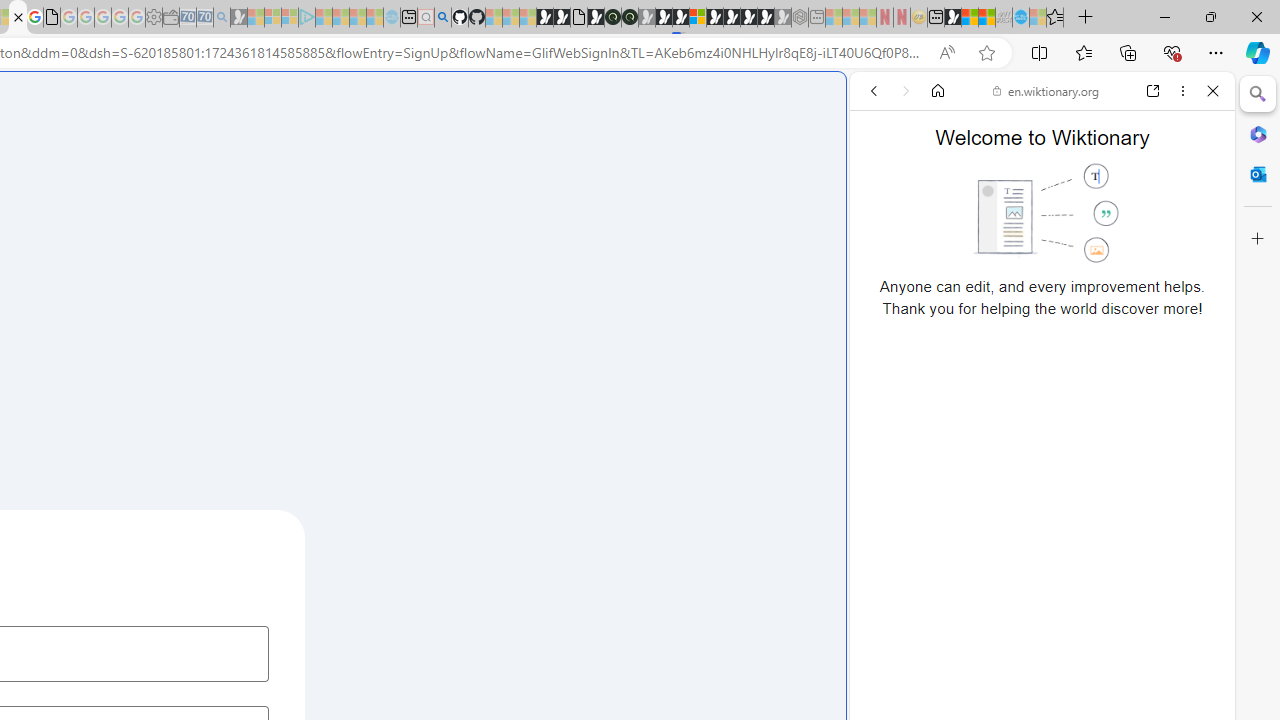  Describe the element at coordinates (844, 102) in the screenshot. I see `'Close split screen'` at that location.